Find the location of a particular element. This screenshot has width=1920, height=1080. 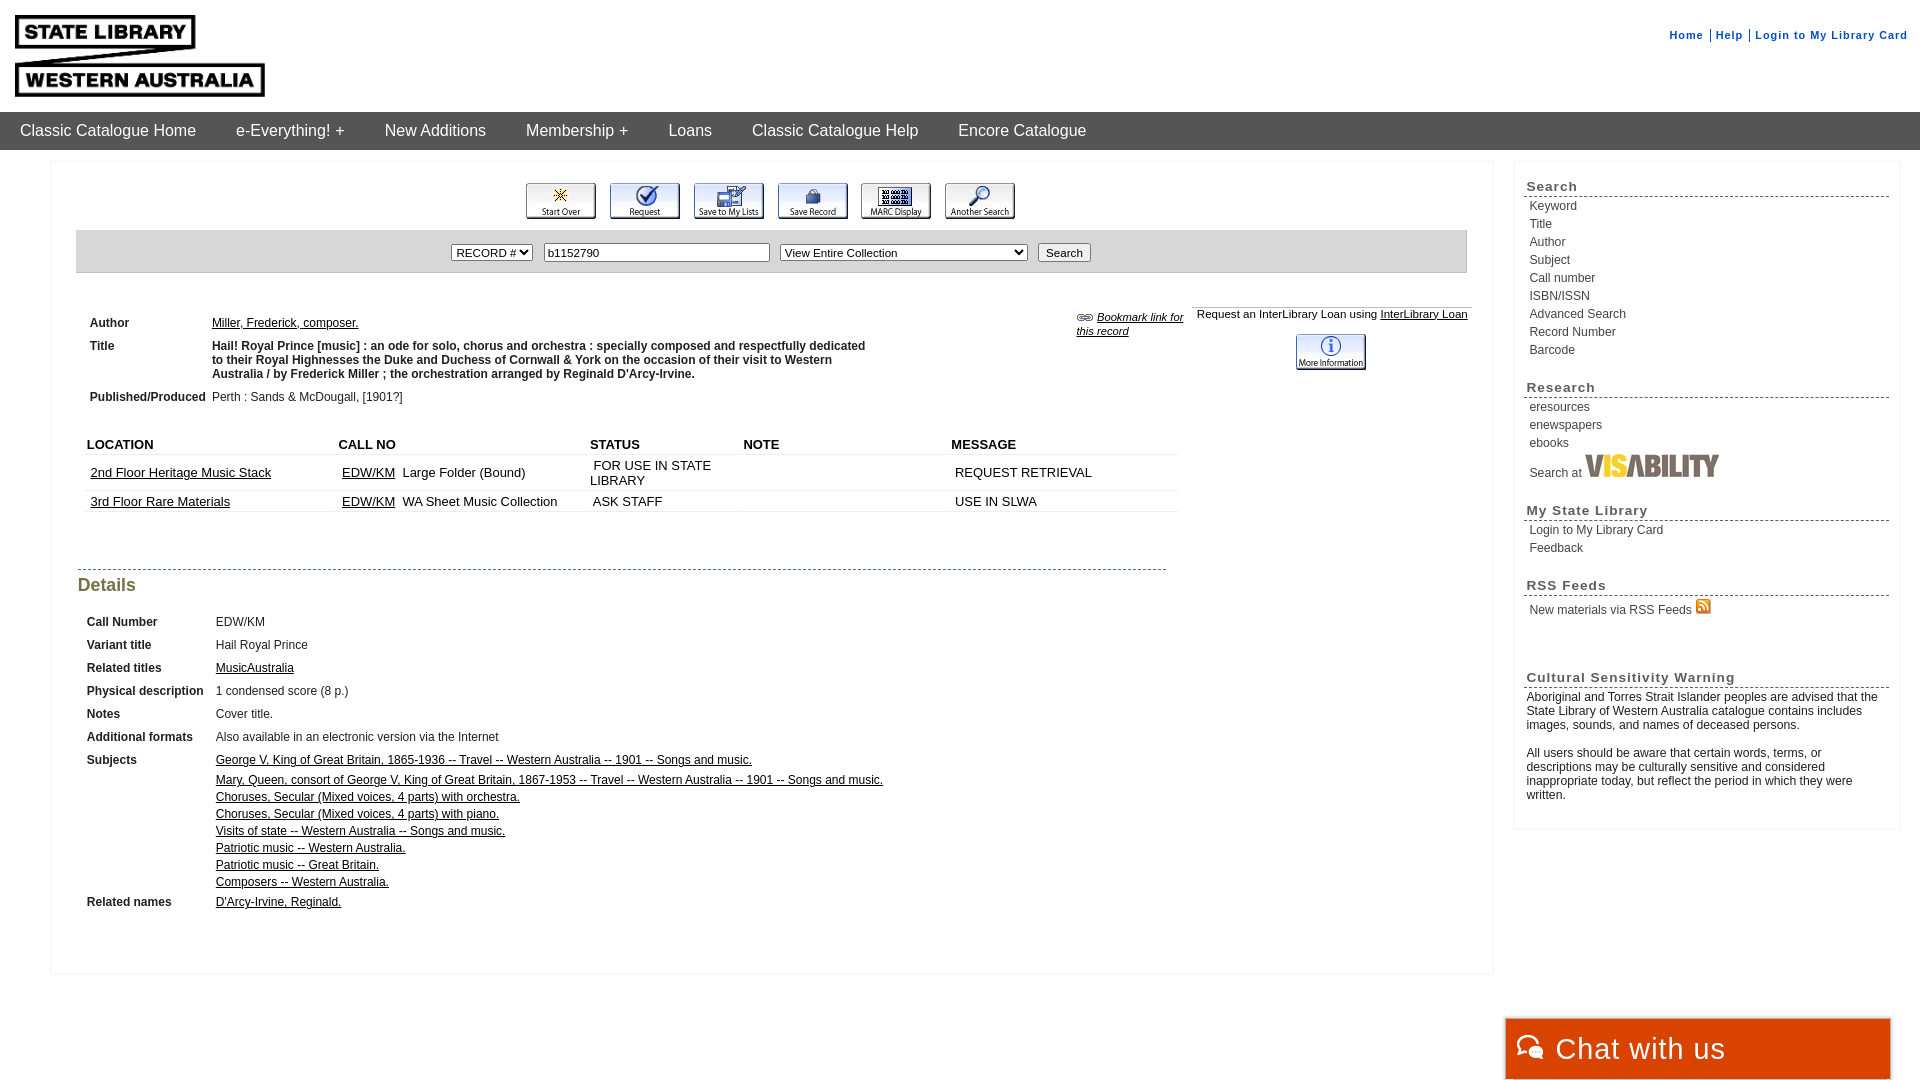

'New materials via RSS Feeds' is located at coordinates (1707, 606).